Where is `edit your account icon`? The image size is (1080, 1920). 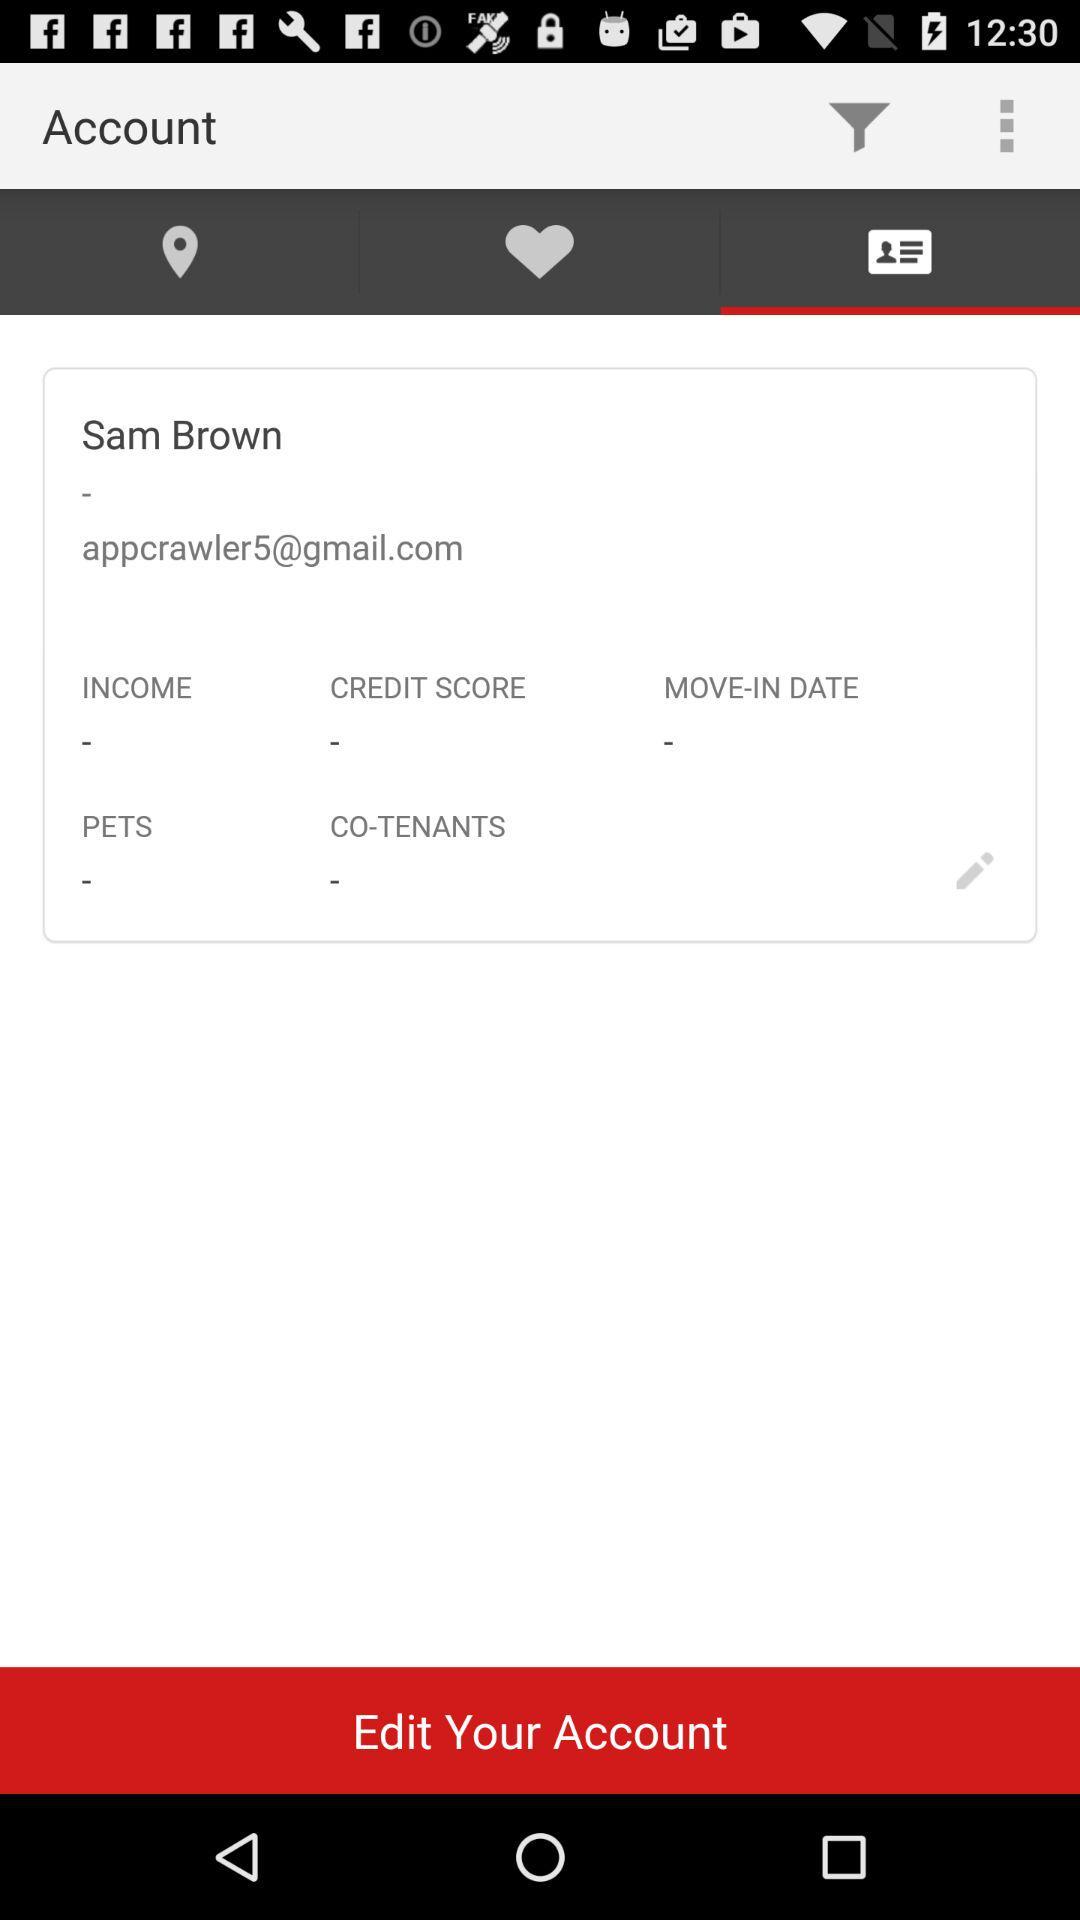 edit your account icon is located at coordinates (540, 1729).